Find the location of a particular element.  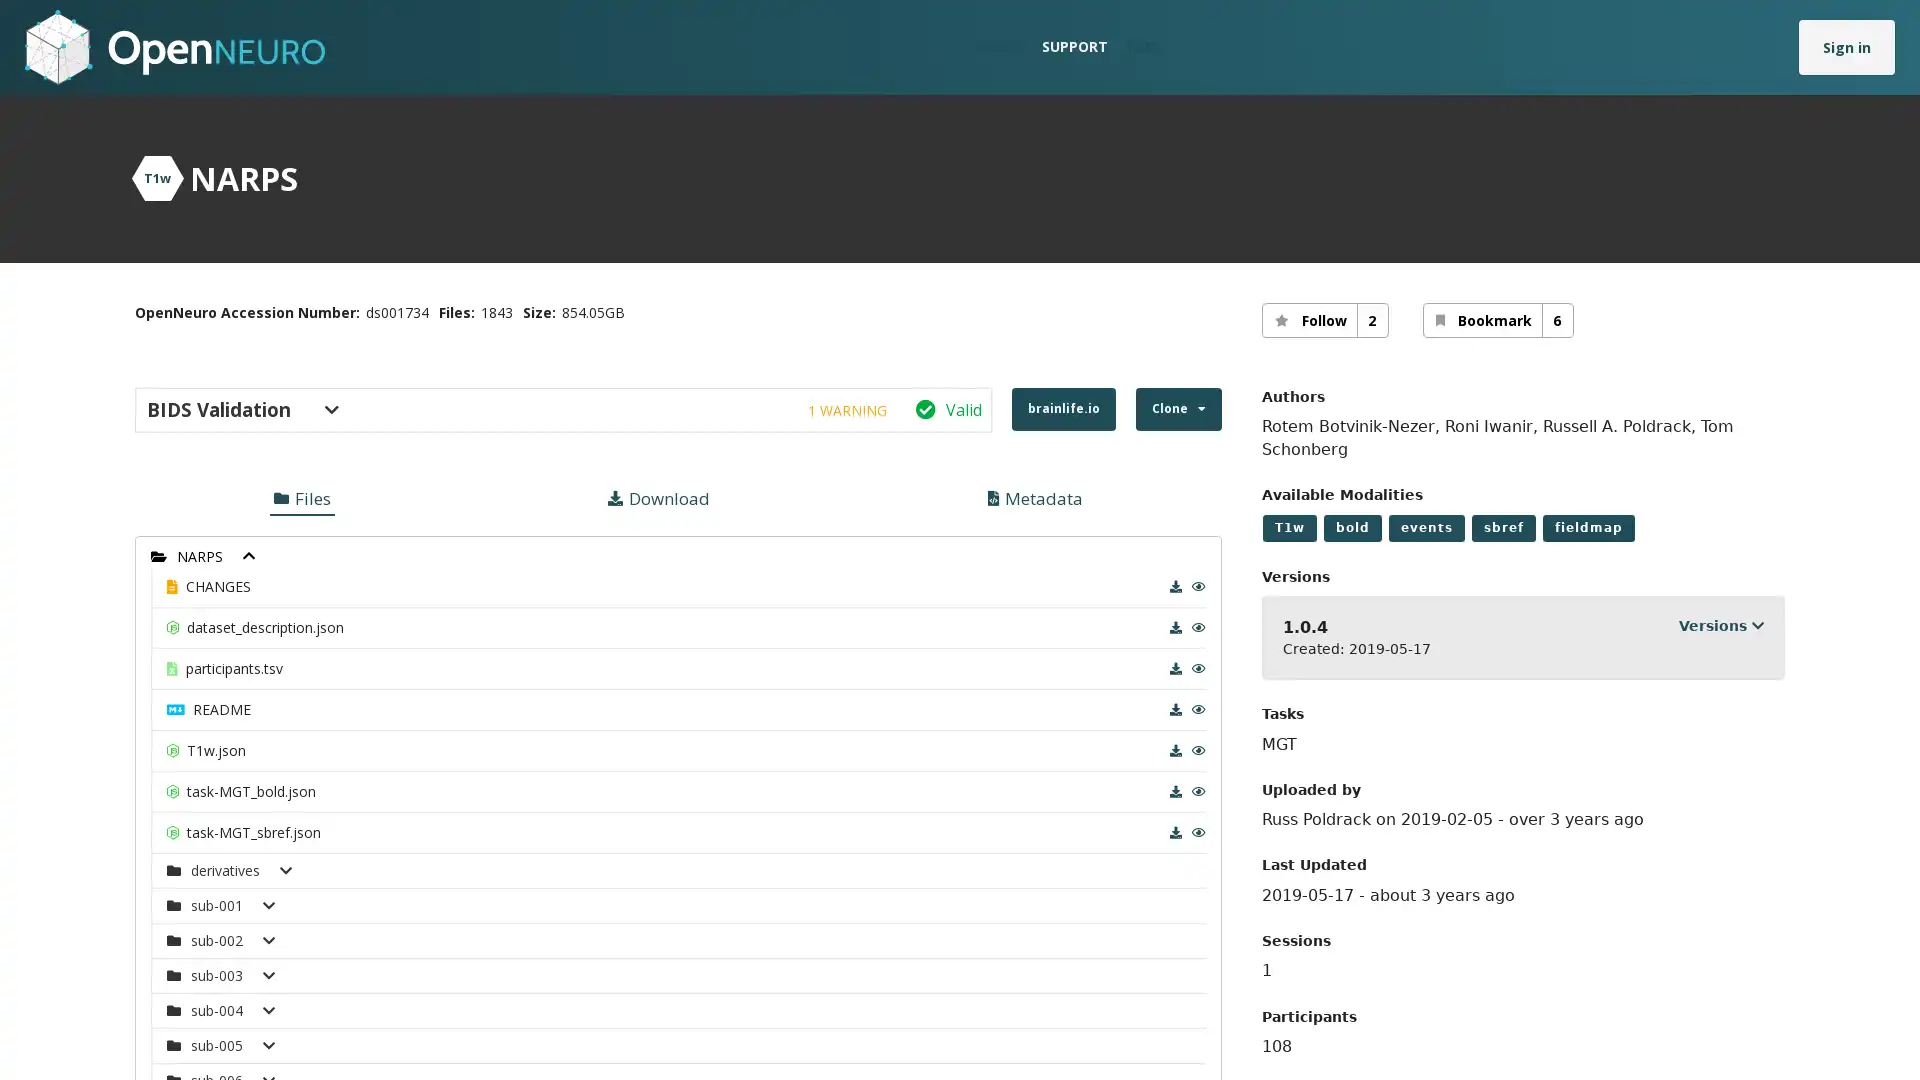

Clone is located at coordinates (1177, 408).